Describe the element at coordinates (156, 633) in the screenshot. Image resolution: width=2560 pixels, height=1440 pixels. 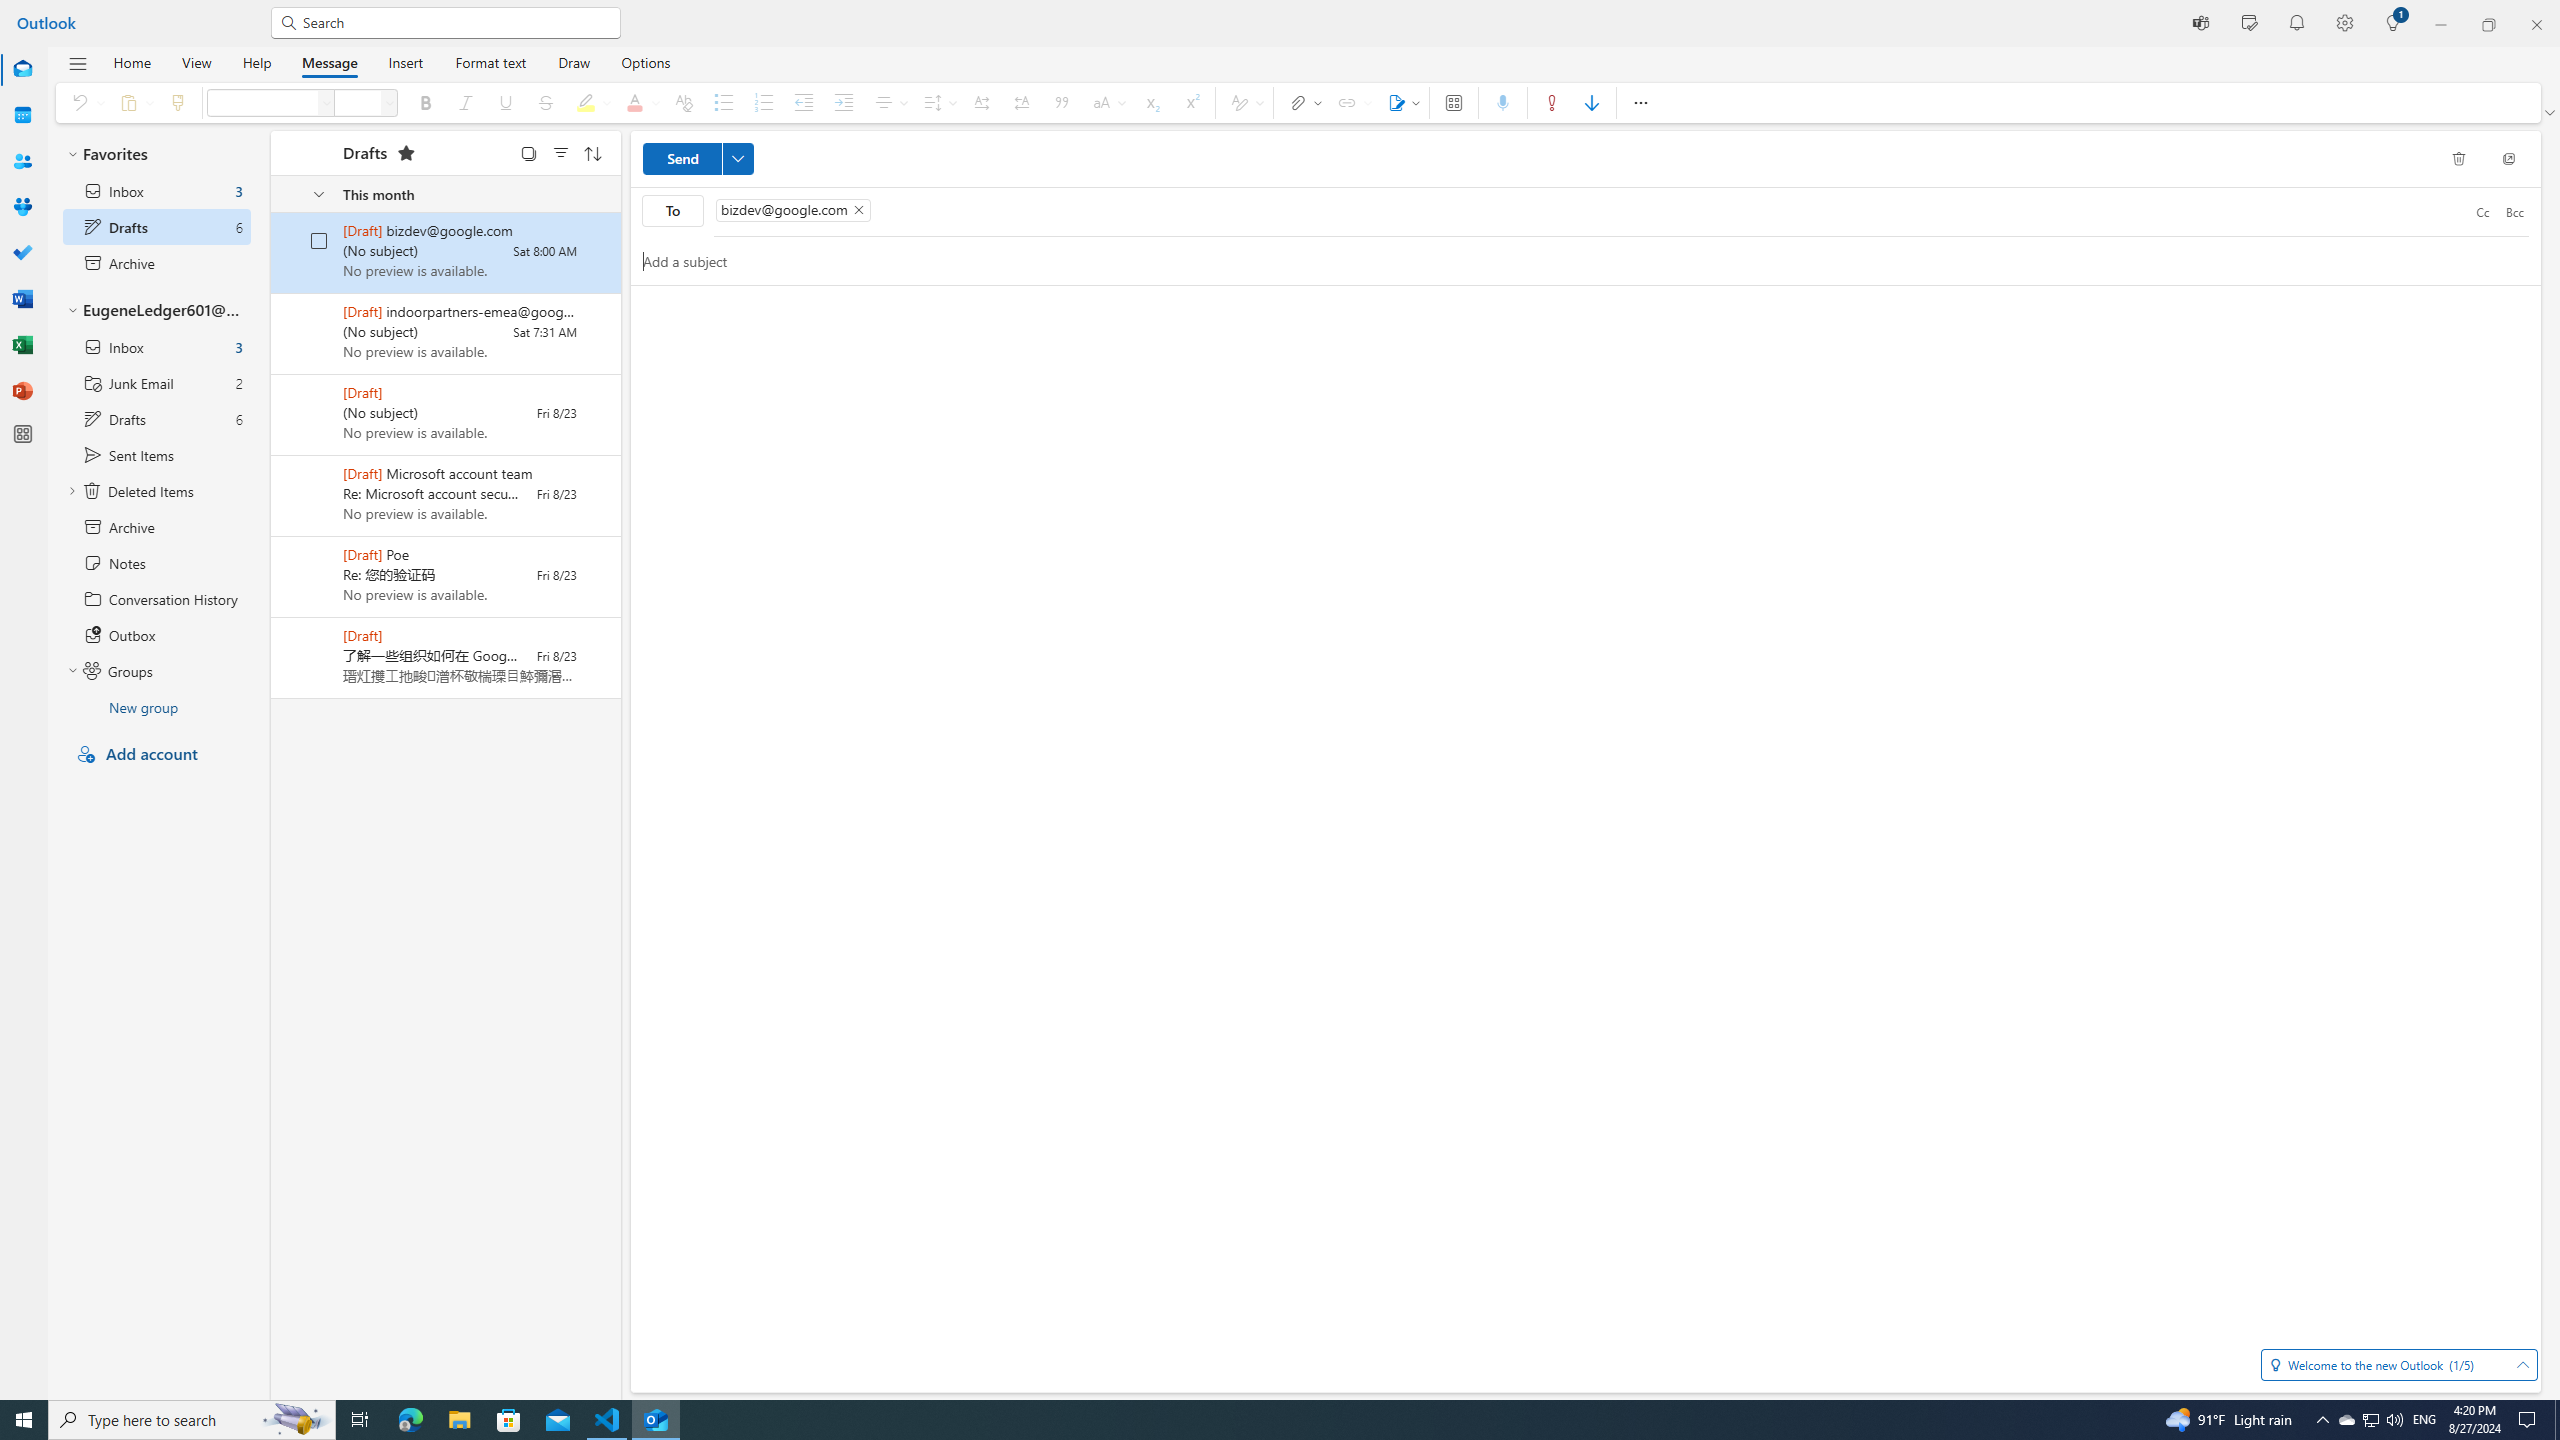
I see `'Outbox'` at that location.